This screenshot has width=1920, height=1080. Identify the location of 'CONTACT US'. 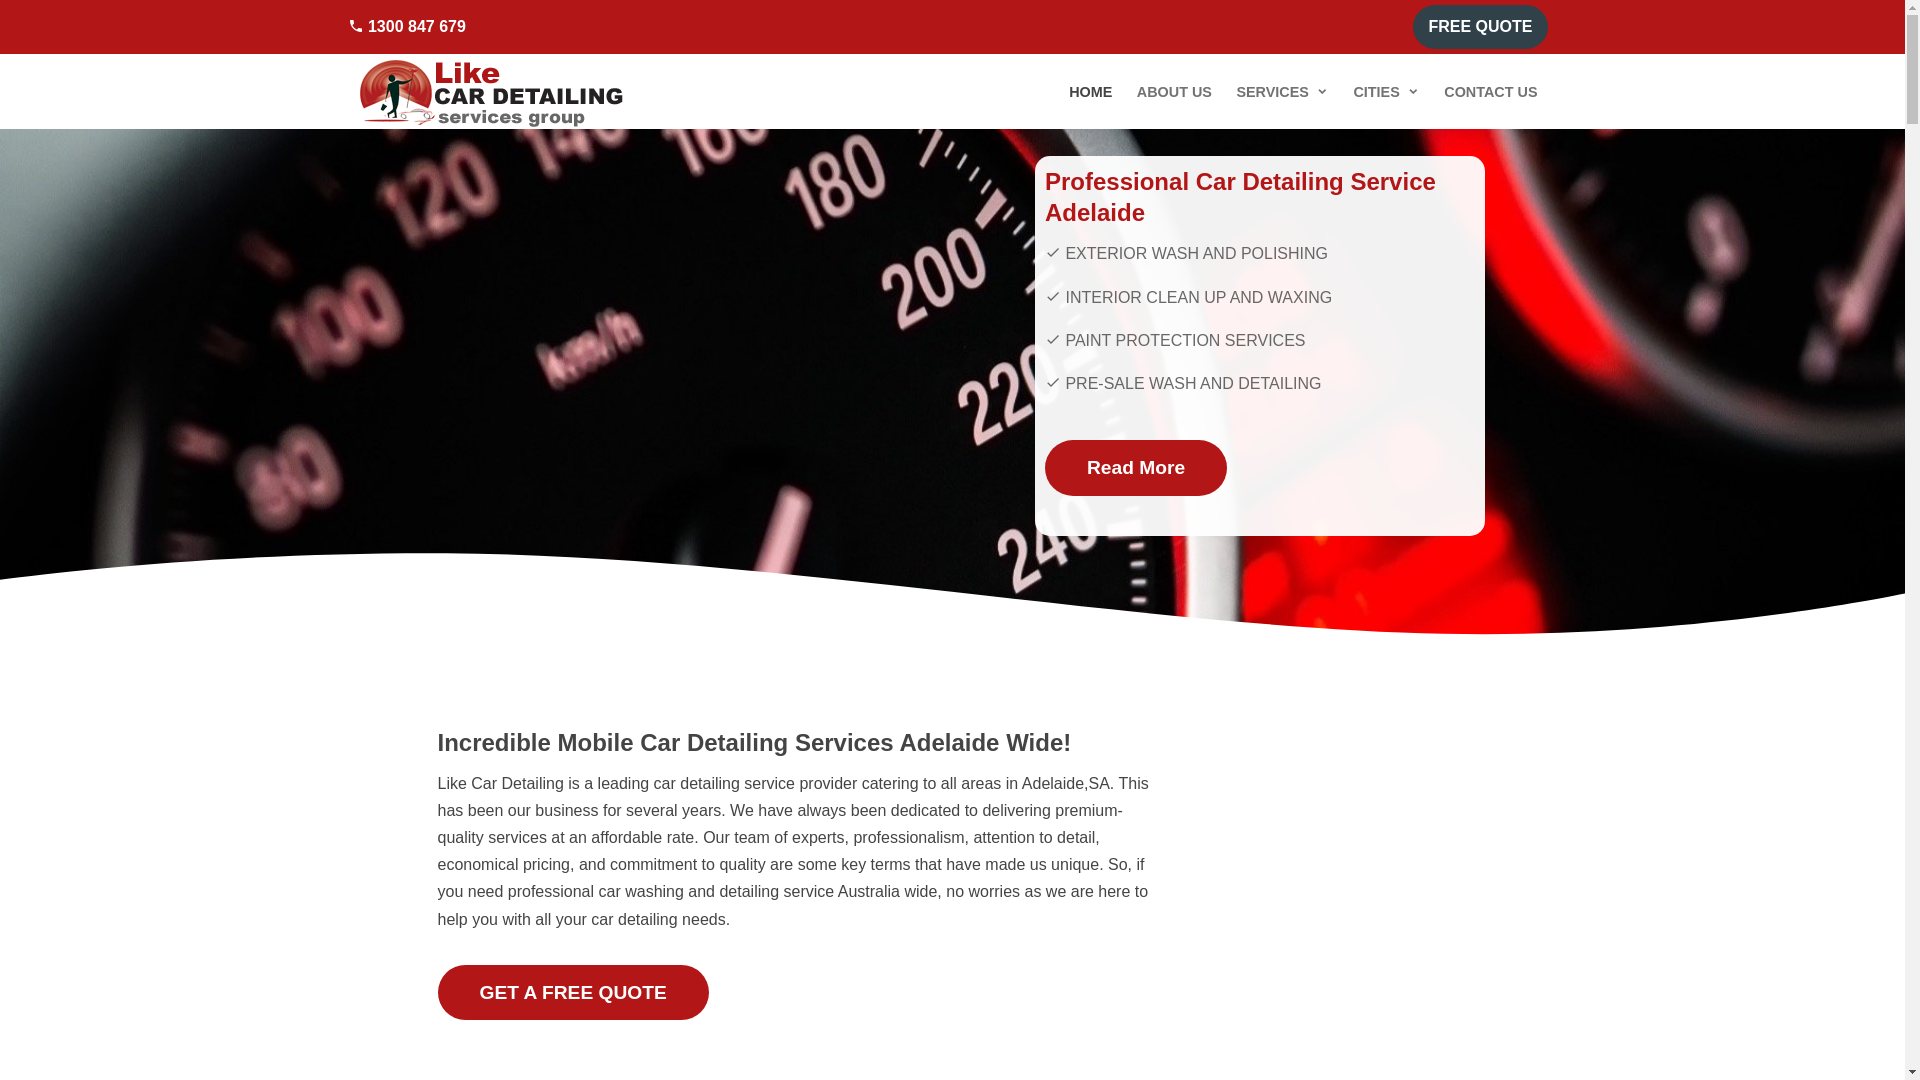
(1490, 91).